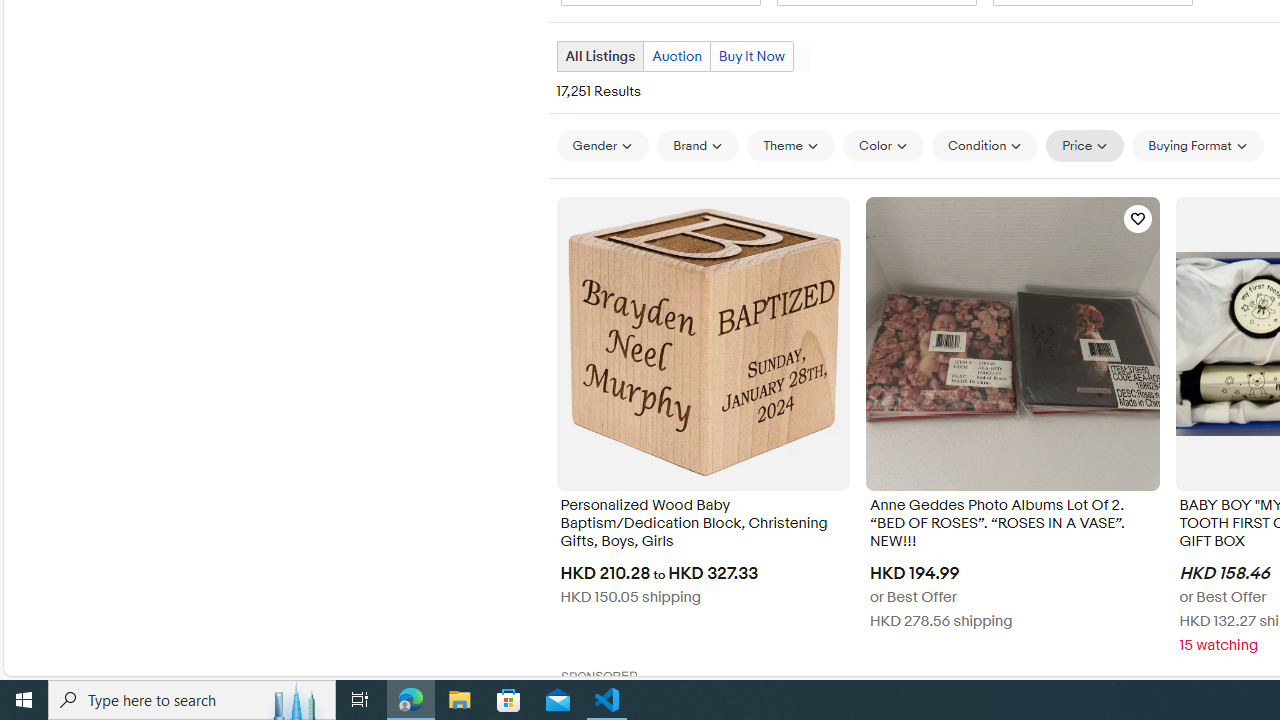  What do you see at coordinates (1198, 145) in the screenshot?
I see `'Buying Format'` at bounding box center [1198, 145].